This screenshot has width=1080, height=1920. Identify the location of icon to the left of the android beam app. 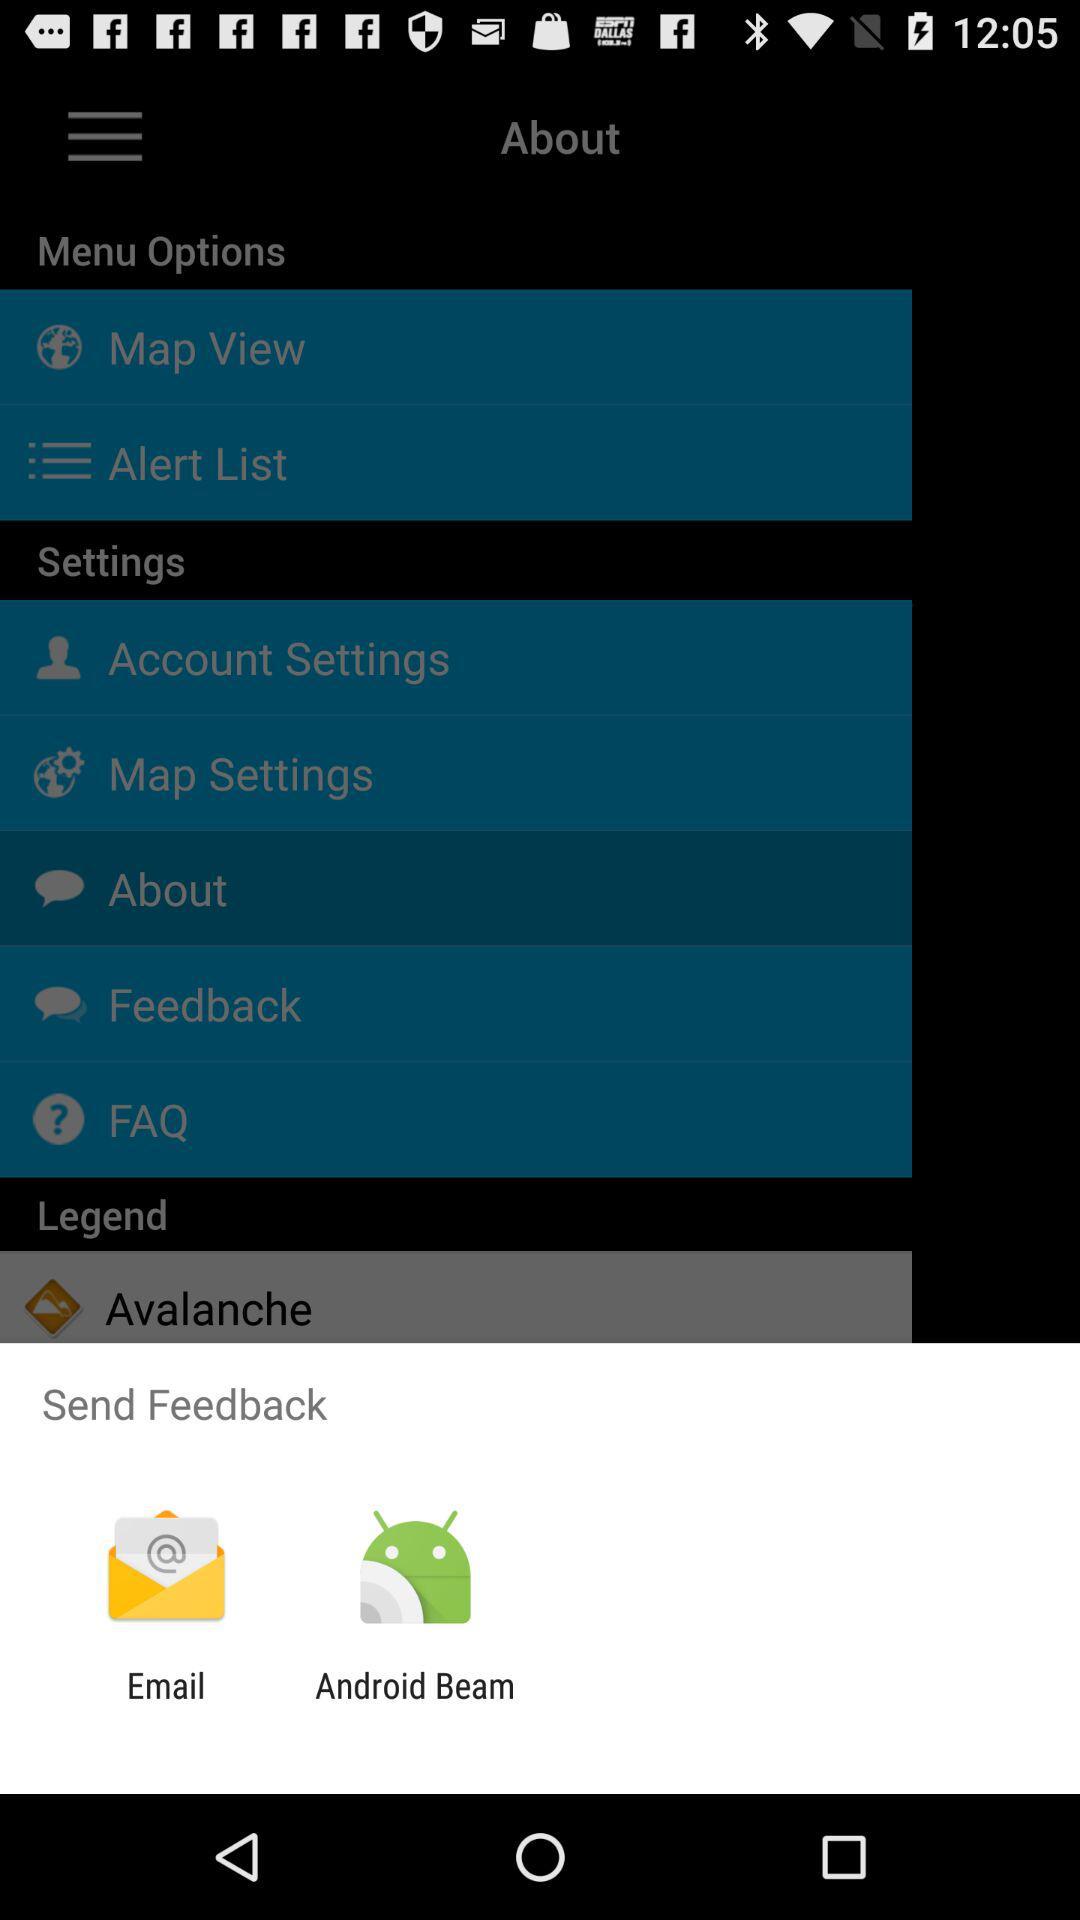
(165, 1705).